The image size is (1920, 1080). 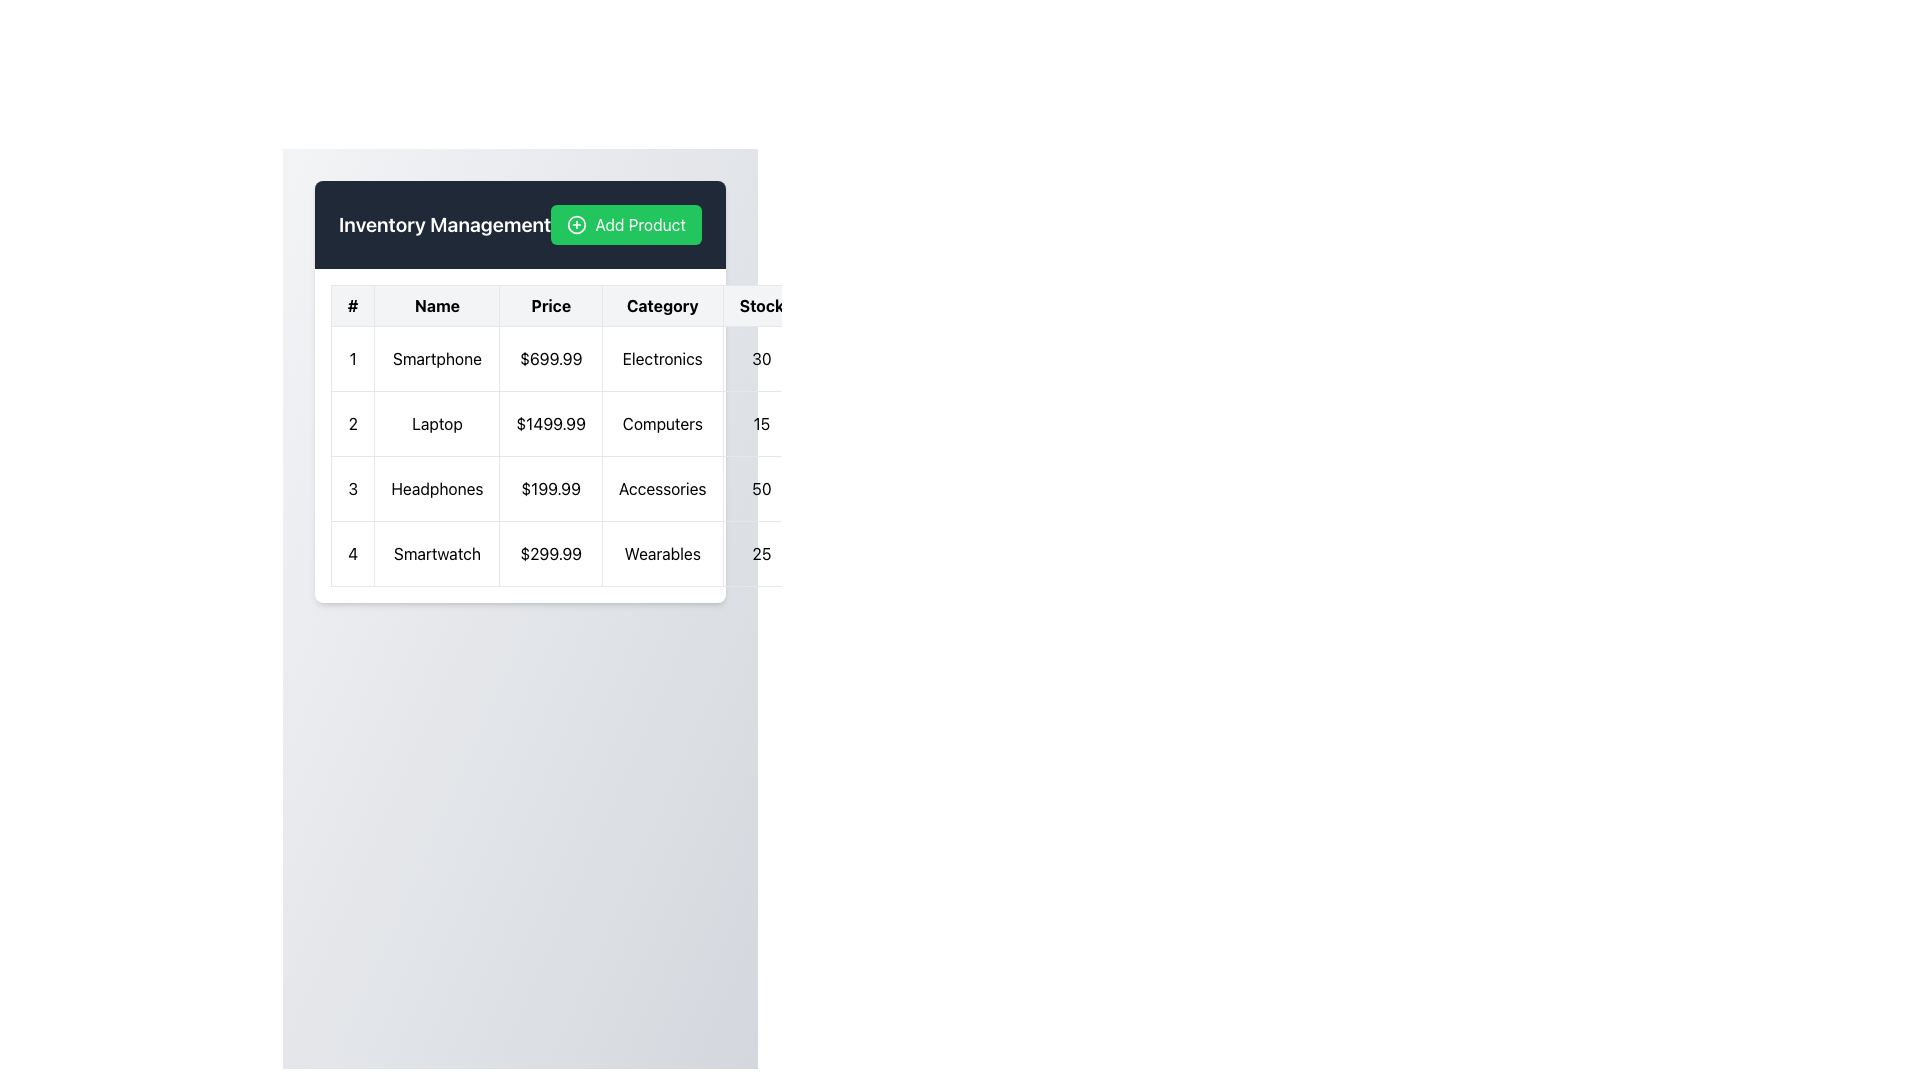 I want to click on displayed price from the Text Label that shows the price of the item in the first row of the table, located between 'Smartphone' and 'Electronics', so click(x=551, y=357).